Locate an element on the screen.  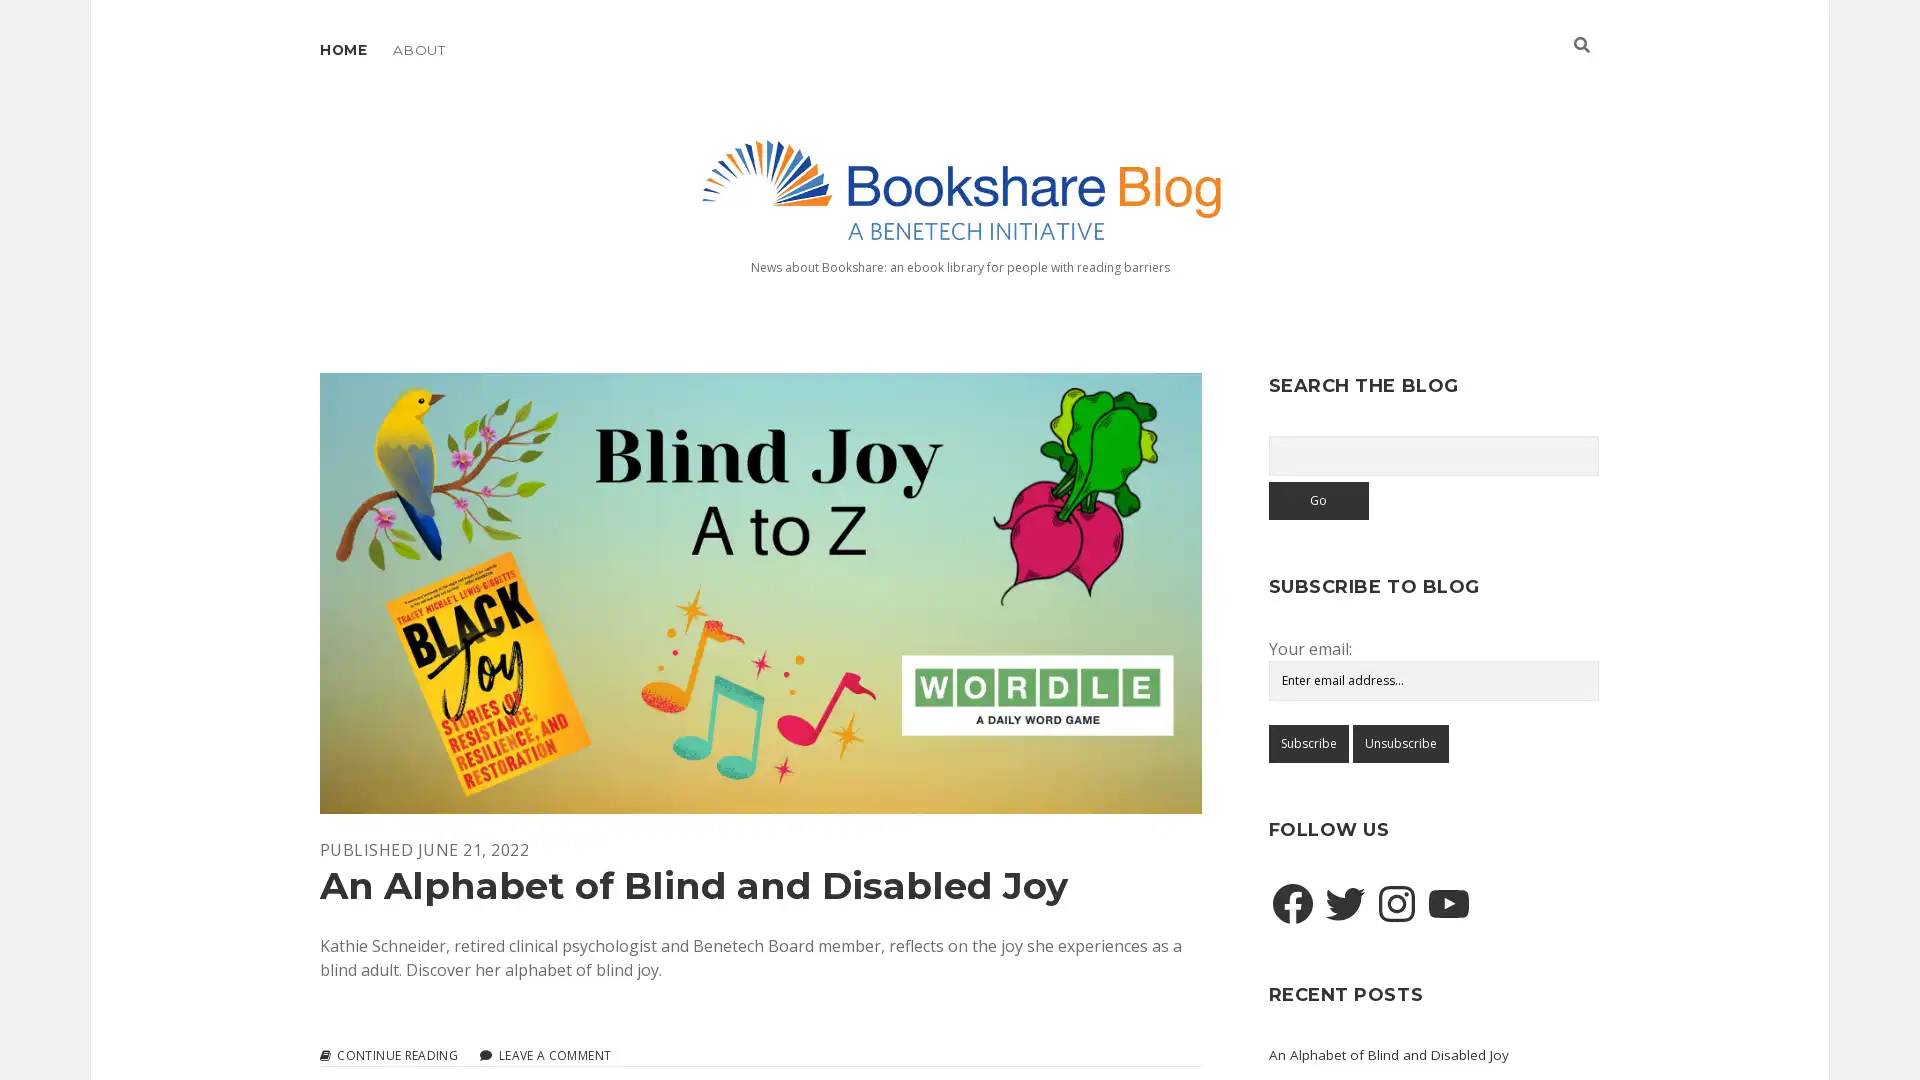
Subscribe is located at coordinates (1307, 743).